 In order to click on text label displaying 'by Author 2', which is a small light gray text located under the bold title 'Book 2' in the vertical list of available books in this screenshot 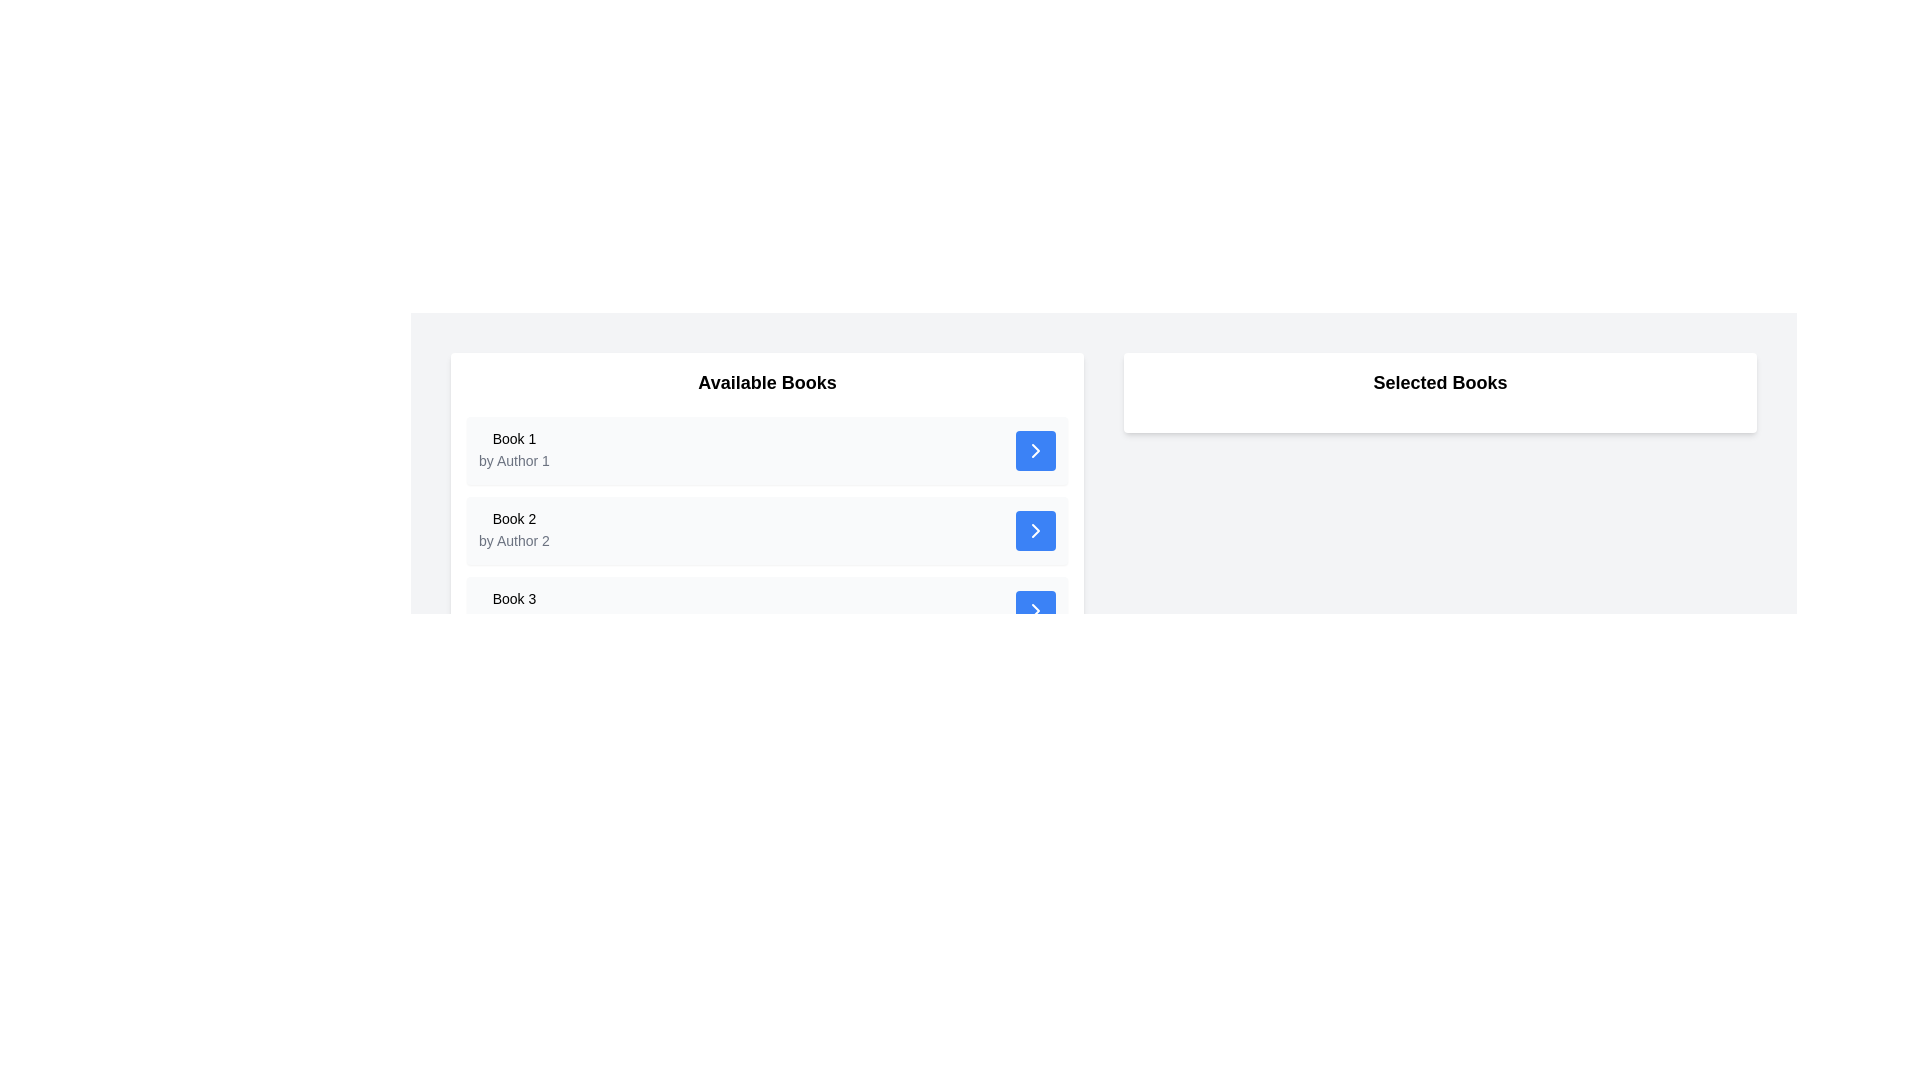, I will do `click(514, 540)`.